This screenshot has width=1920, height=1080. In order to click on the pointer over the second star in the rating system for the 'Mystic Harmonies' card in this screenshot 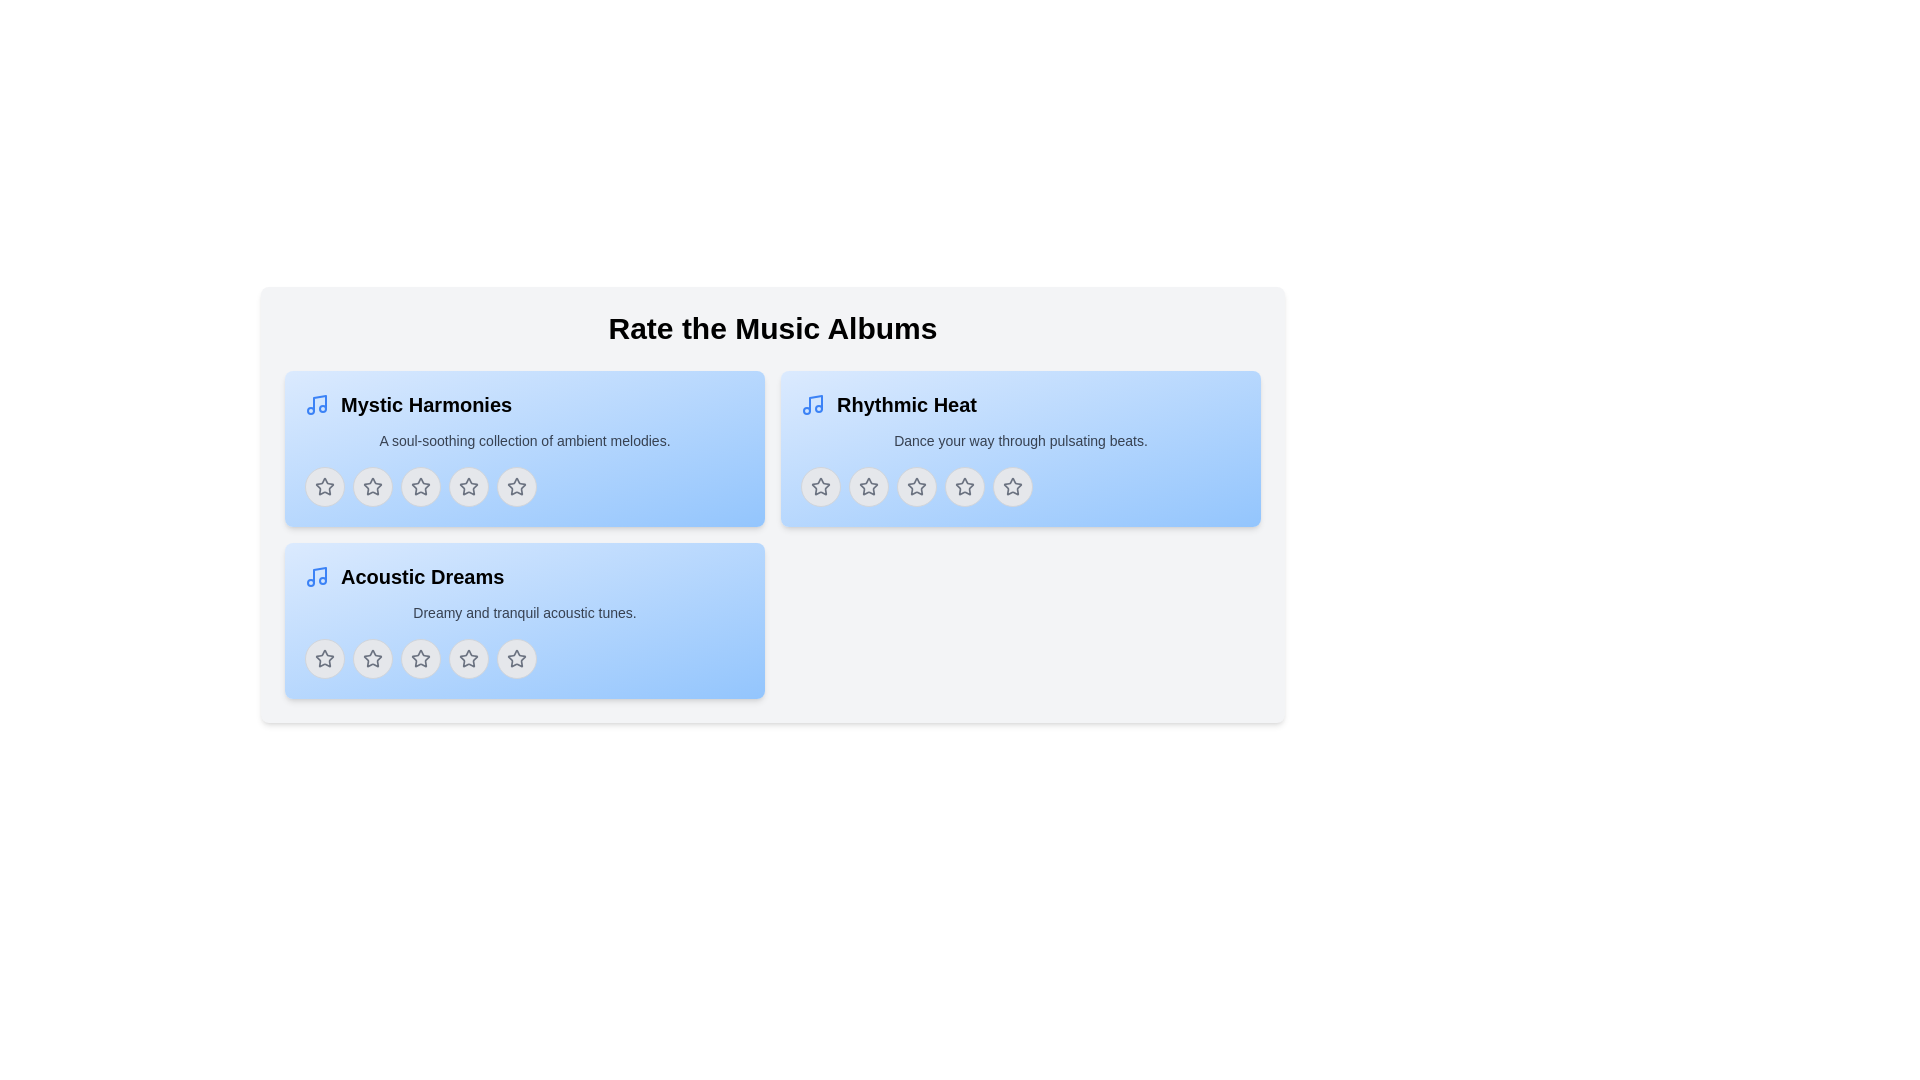, I will do `click(373, 486)`.